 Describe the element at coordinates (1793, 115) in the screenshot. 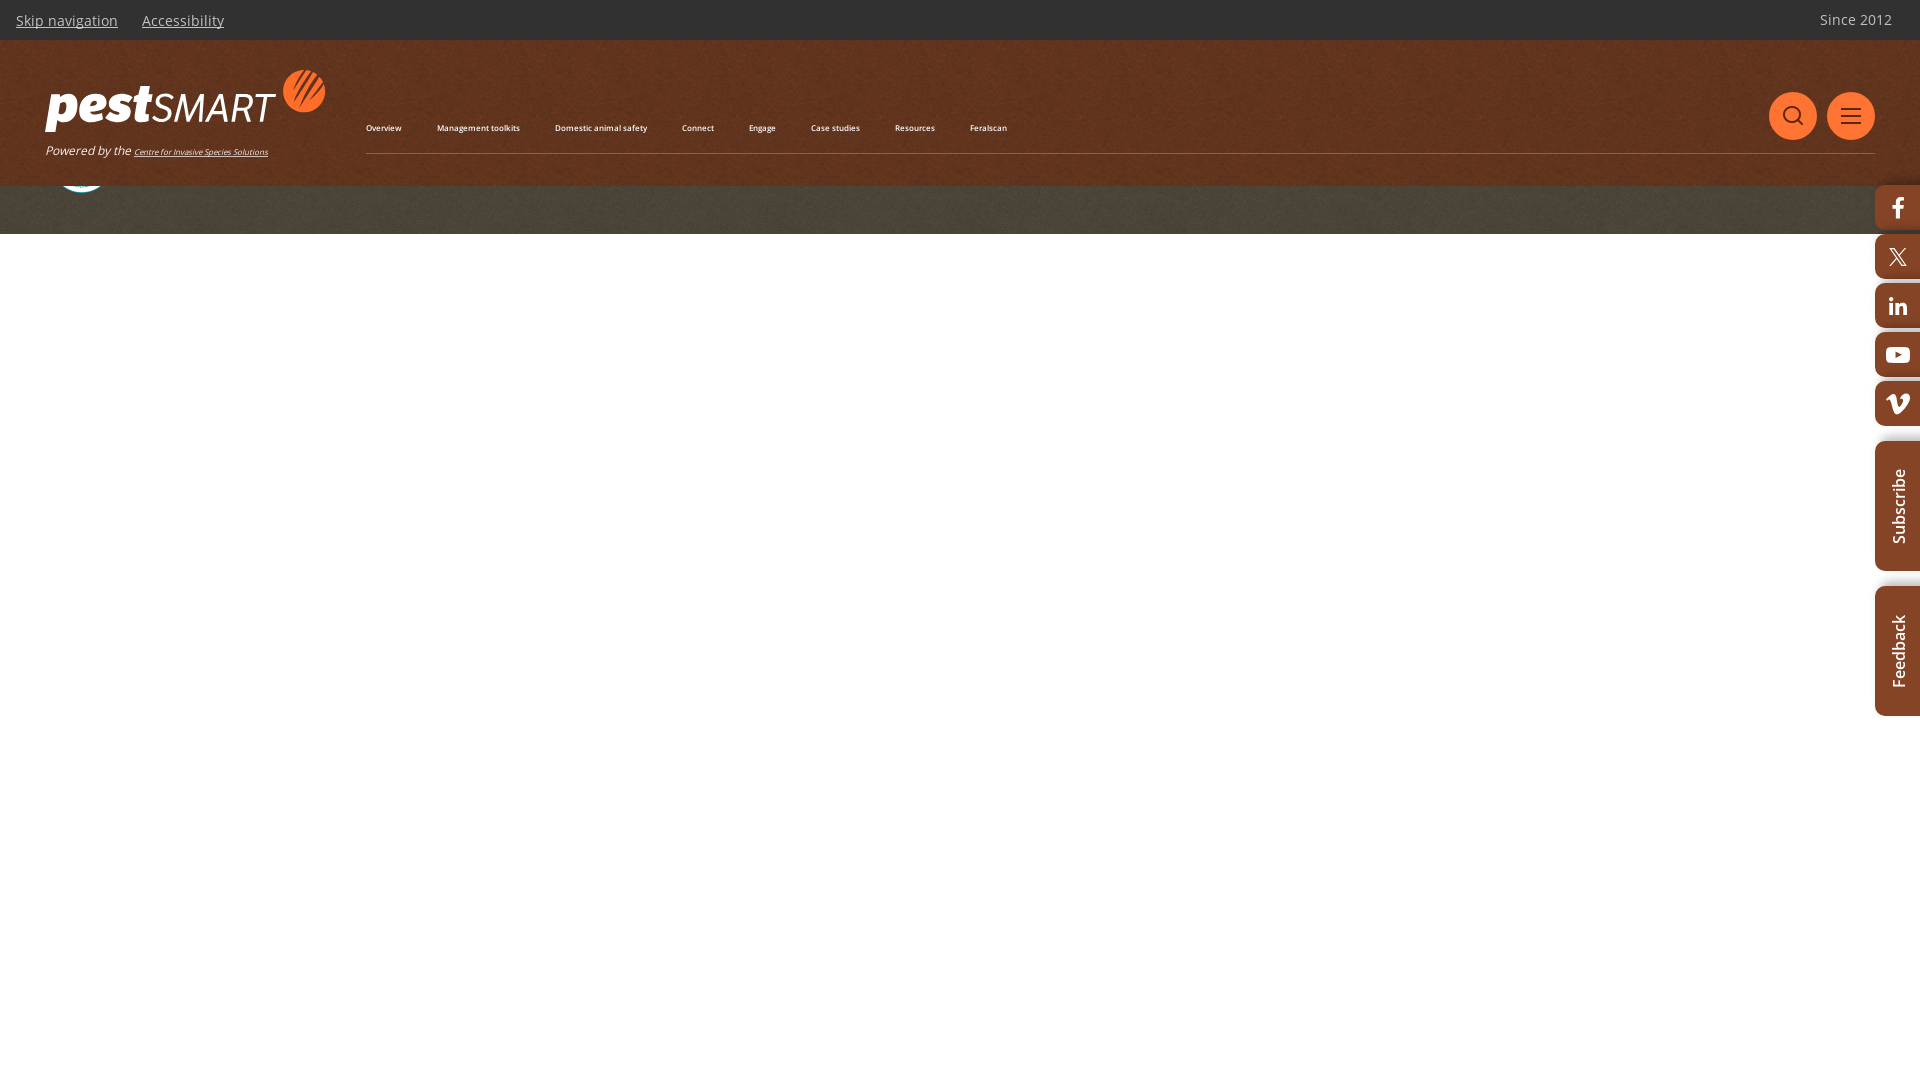

I see `'Search PestSmart website'` at that location.